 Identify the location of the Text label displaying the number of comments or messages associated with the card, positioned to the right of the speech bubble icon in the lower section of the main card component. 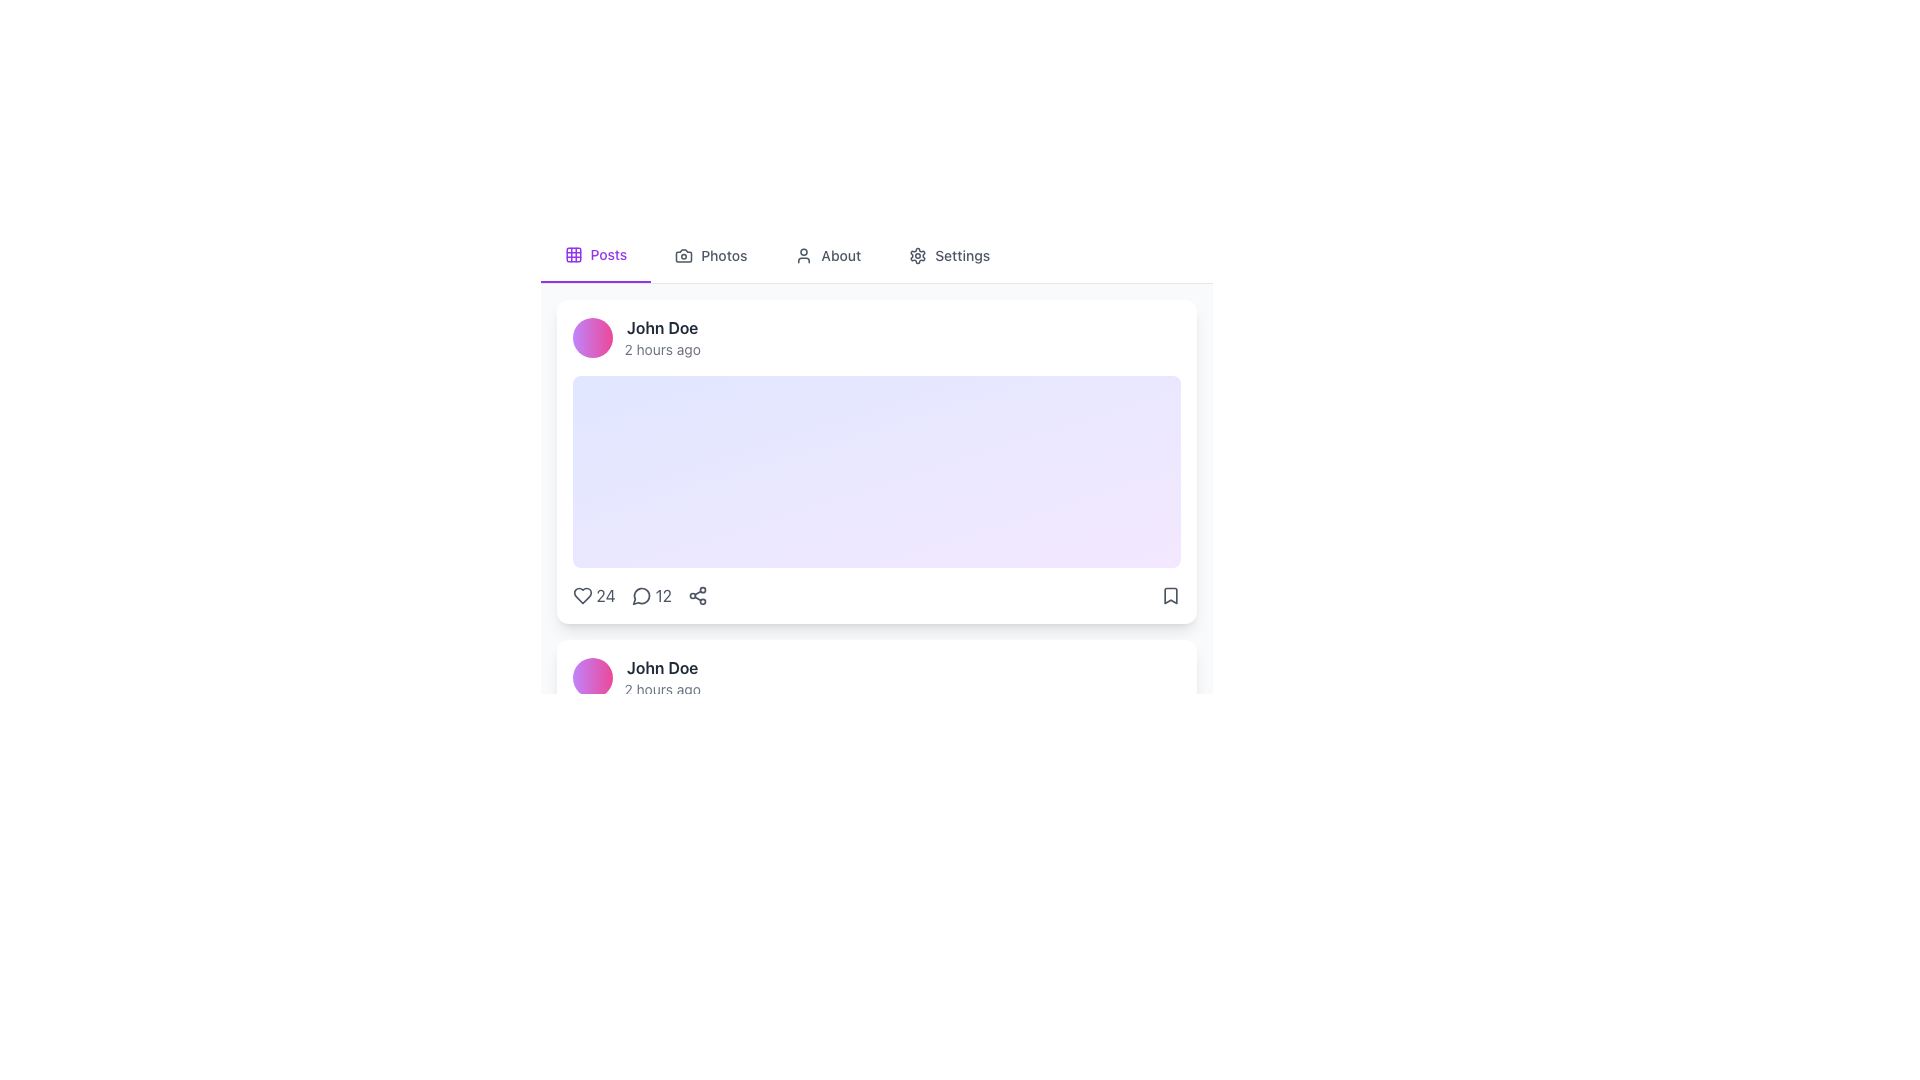
(663, 595).